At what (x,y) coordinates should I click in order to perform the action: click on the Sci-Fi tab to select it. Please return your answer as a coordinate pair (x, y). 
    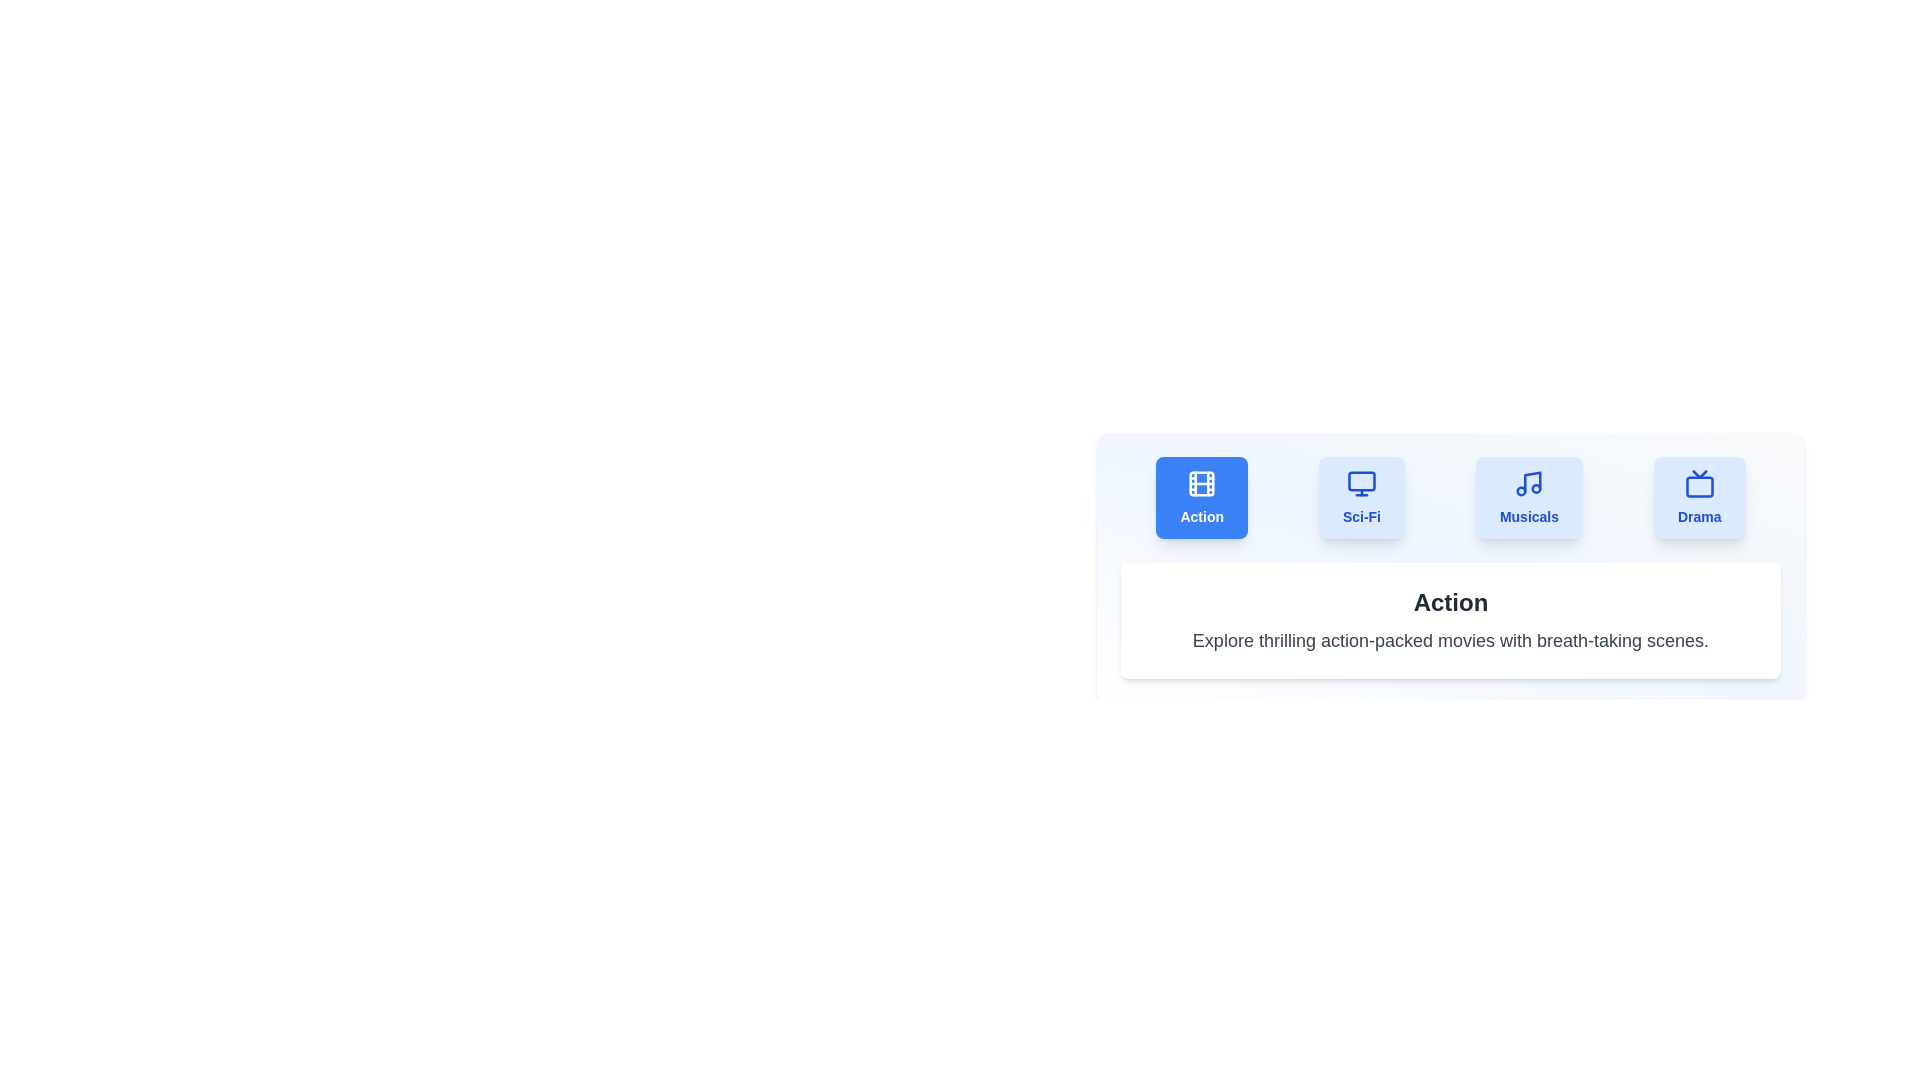
    Looking at the image, I should click on (1360, 496).